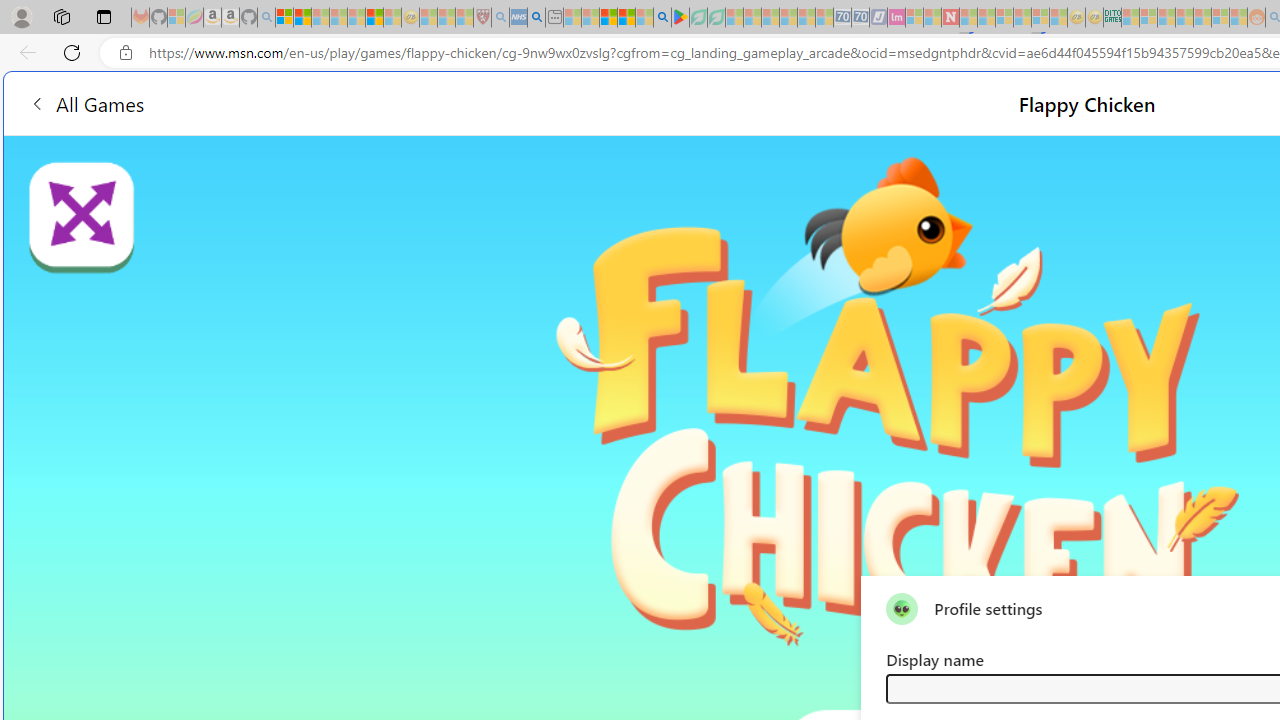 Image resolution: width=1280 pixels, height=720 pixels. Describe the element at coordinates (901, 607) in the screenshot. I see `'""'` at that location.